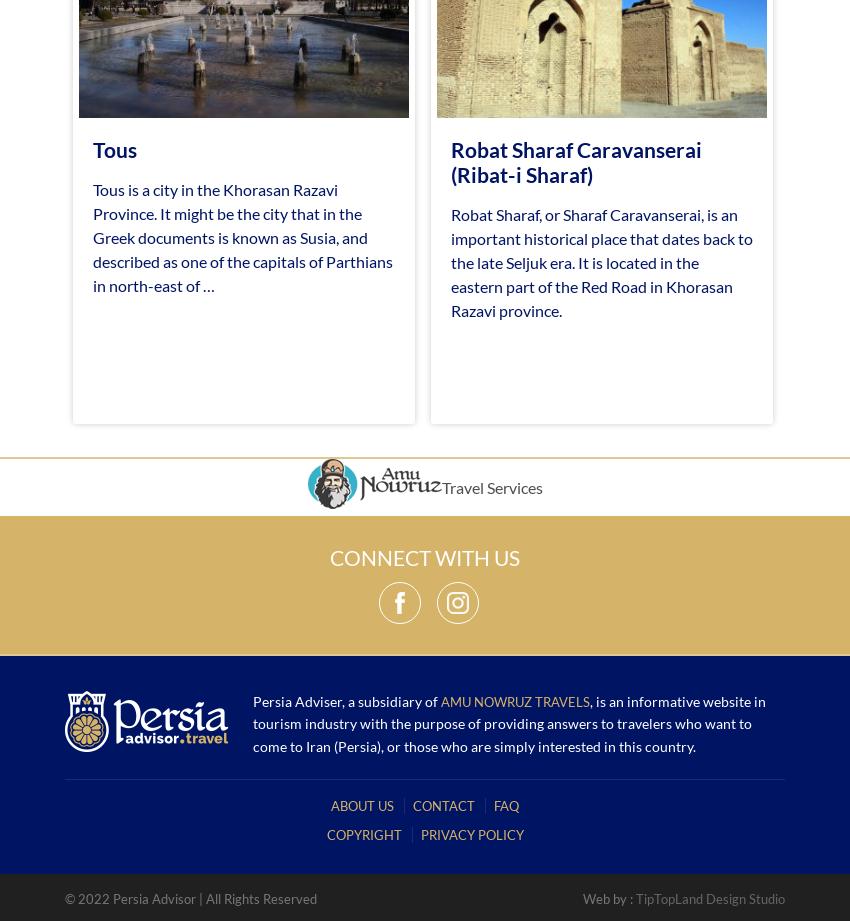 This screenshot has height=921, width=850. Describe the element at coordinates (362, 832) in the screenshot. I see `'Copyright'` at that location.